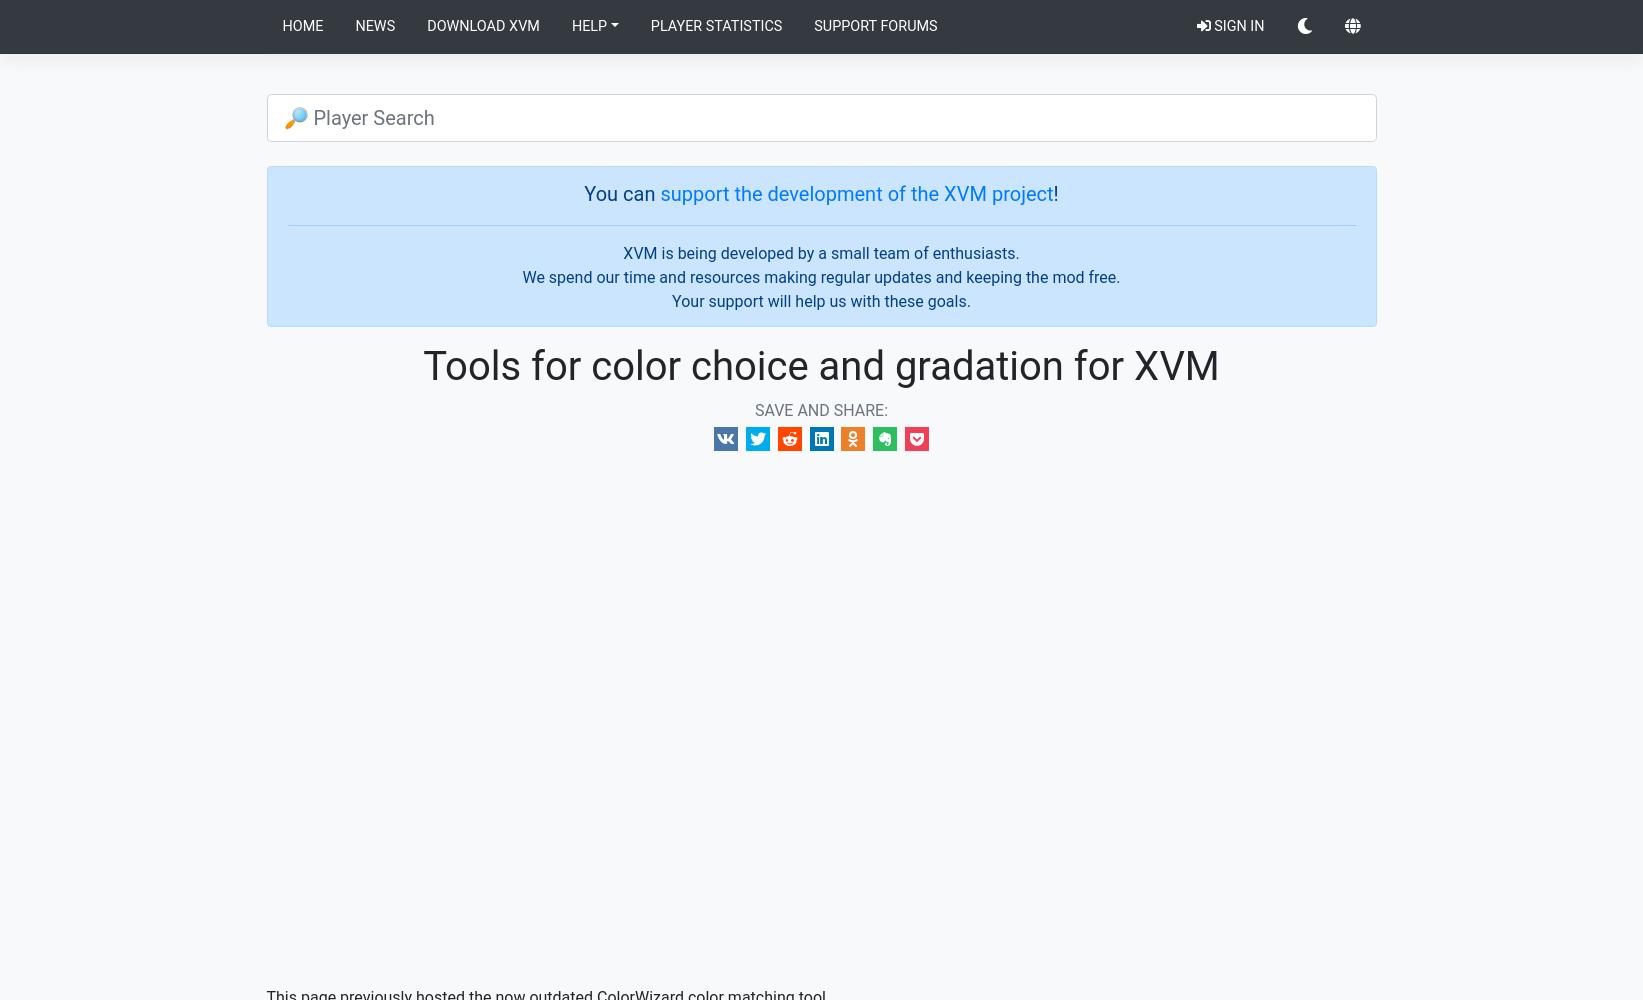 The width and height of the screenshot is (1643, 1000). What do you see at coordinates (589, 26) in the screenshot?
I see `'Help'` at bounding box center [589, 26].